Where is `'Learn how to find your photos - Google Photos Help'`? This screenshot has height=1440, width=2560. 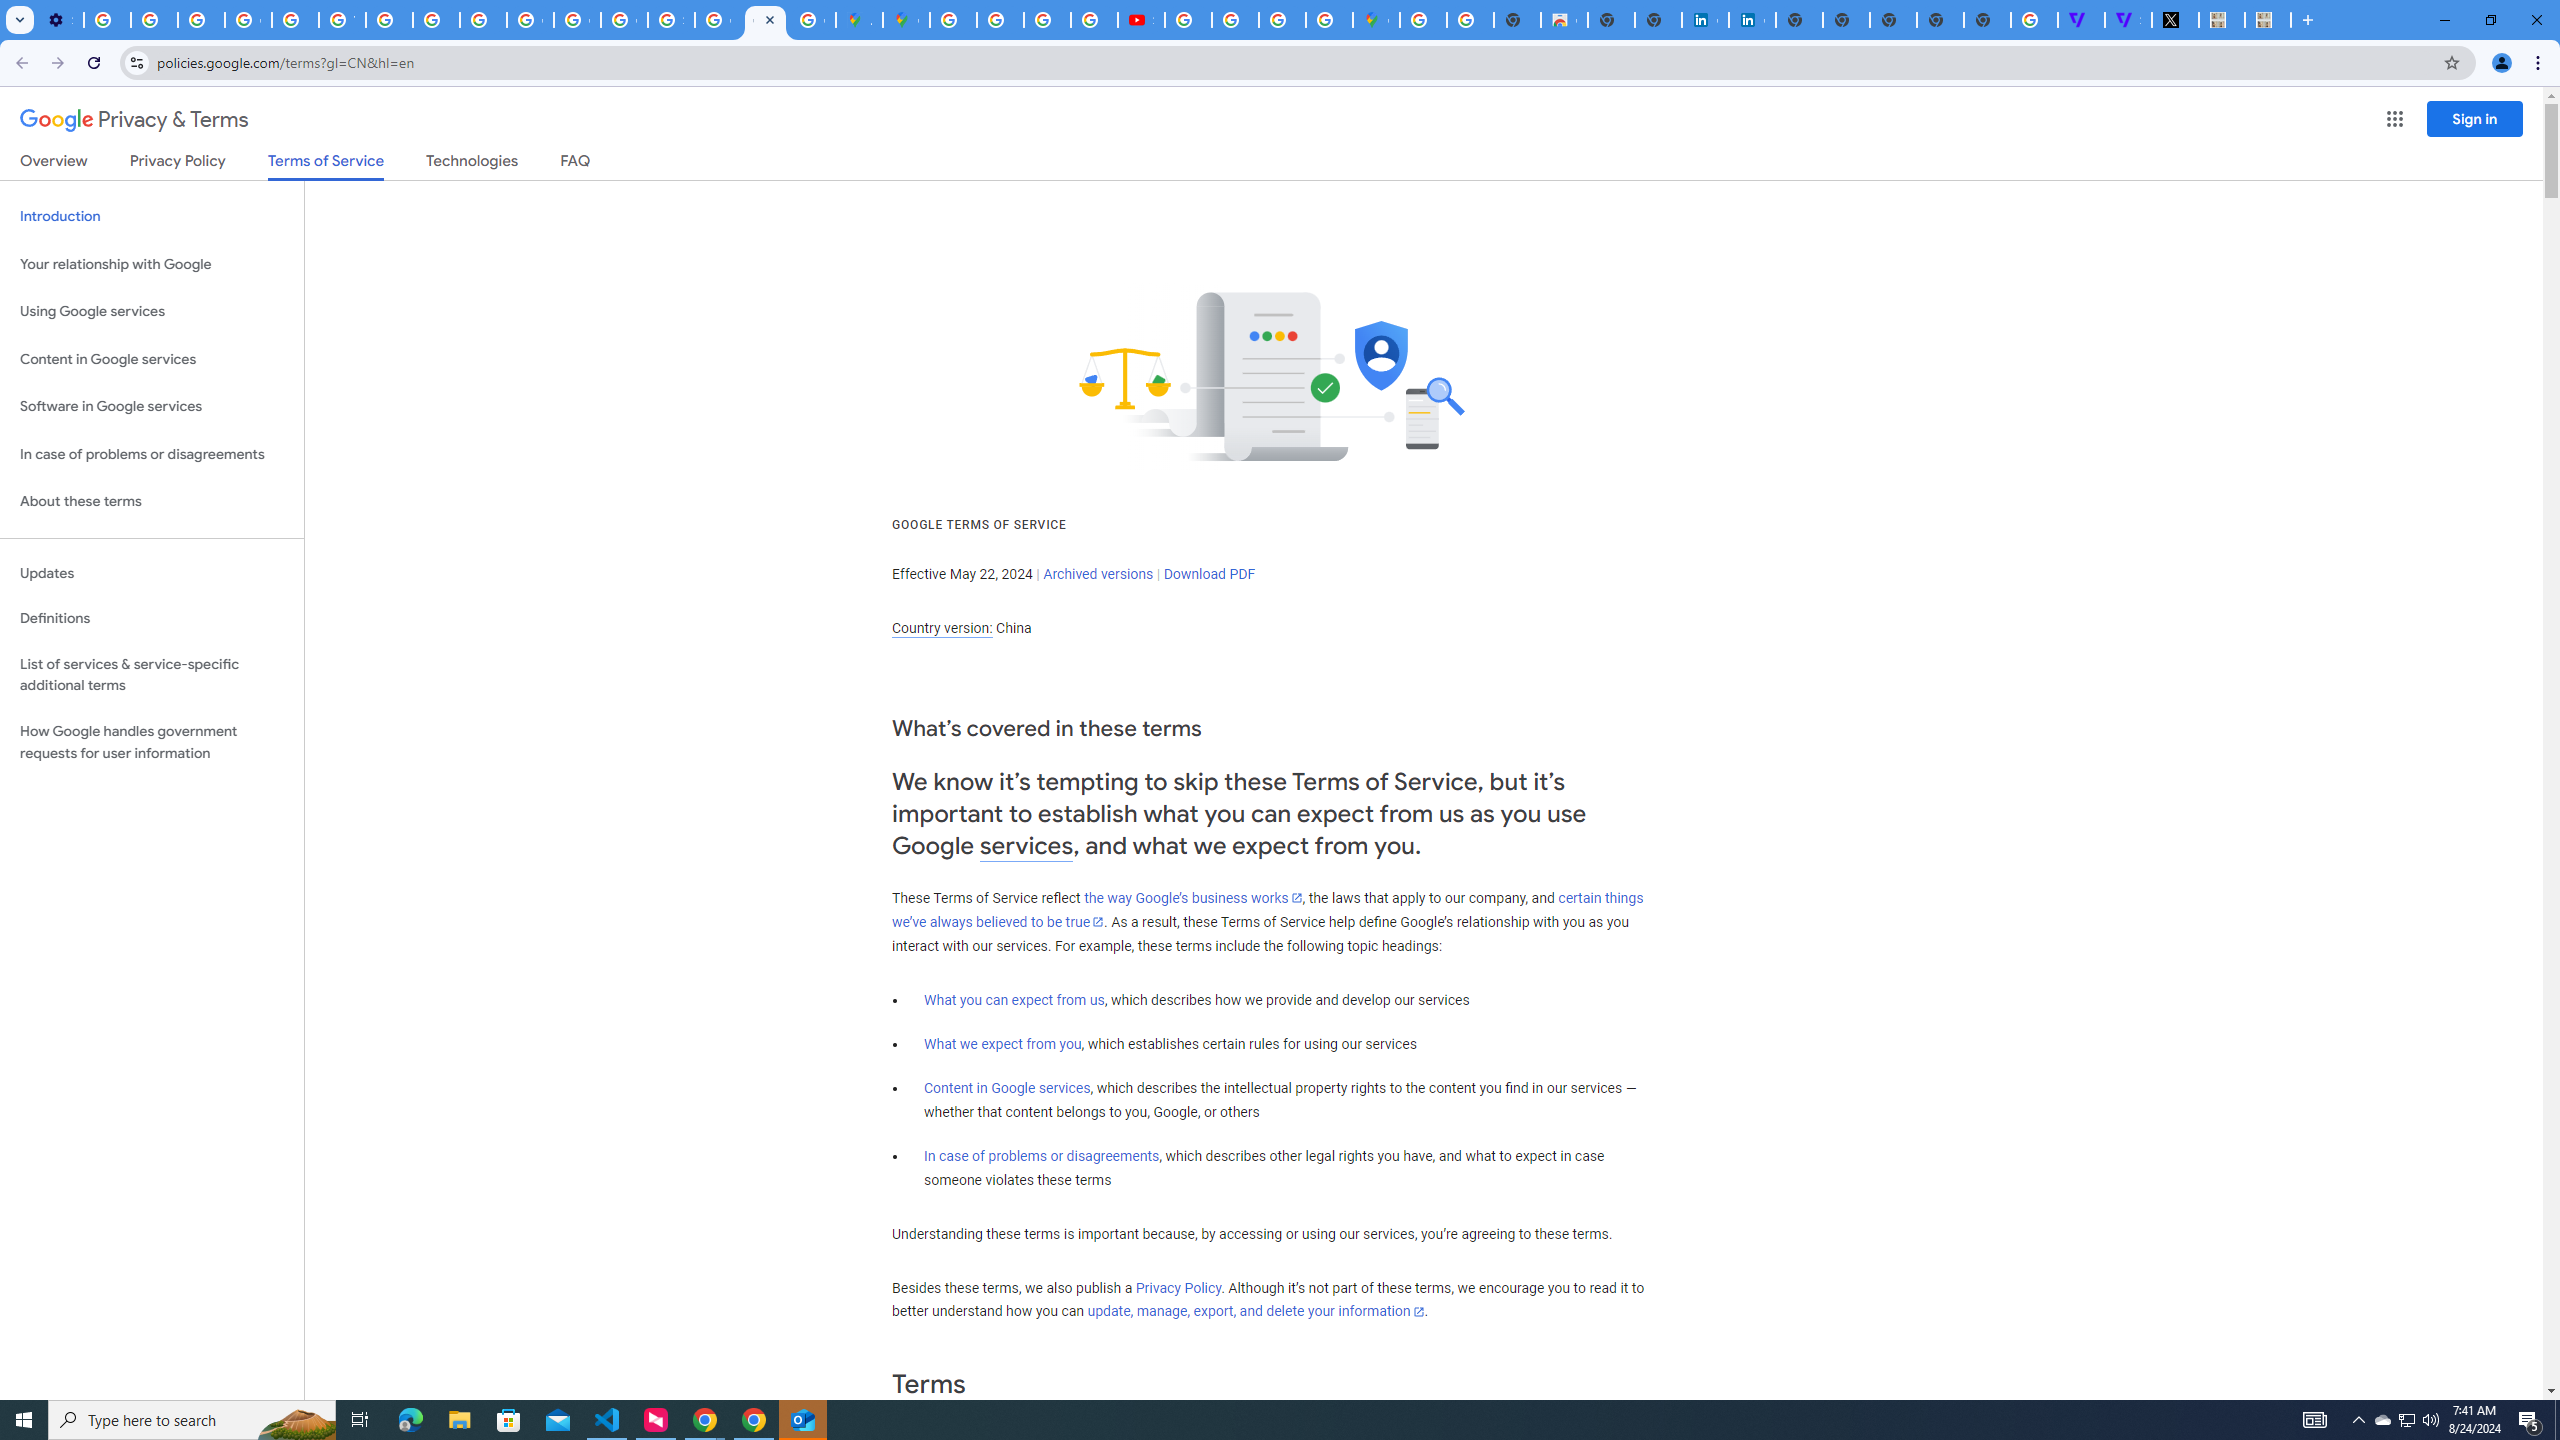 'Learn how to find your photos - Google Photos Help' is located at coordinates (154, 19).